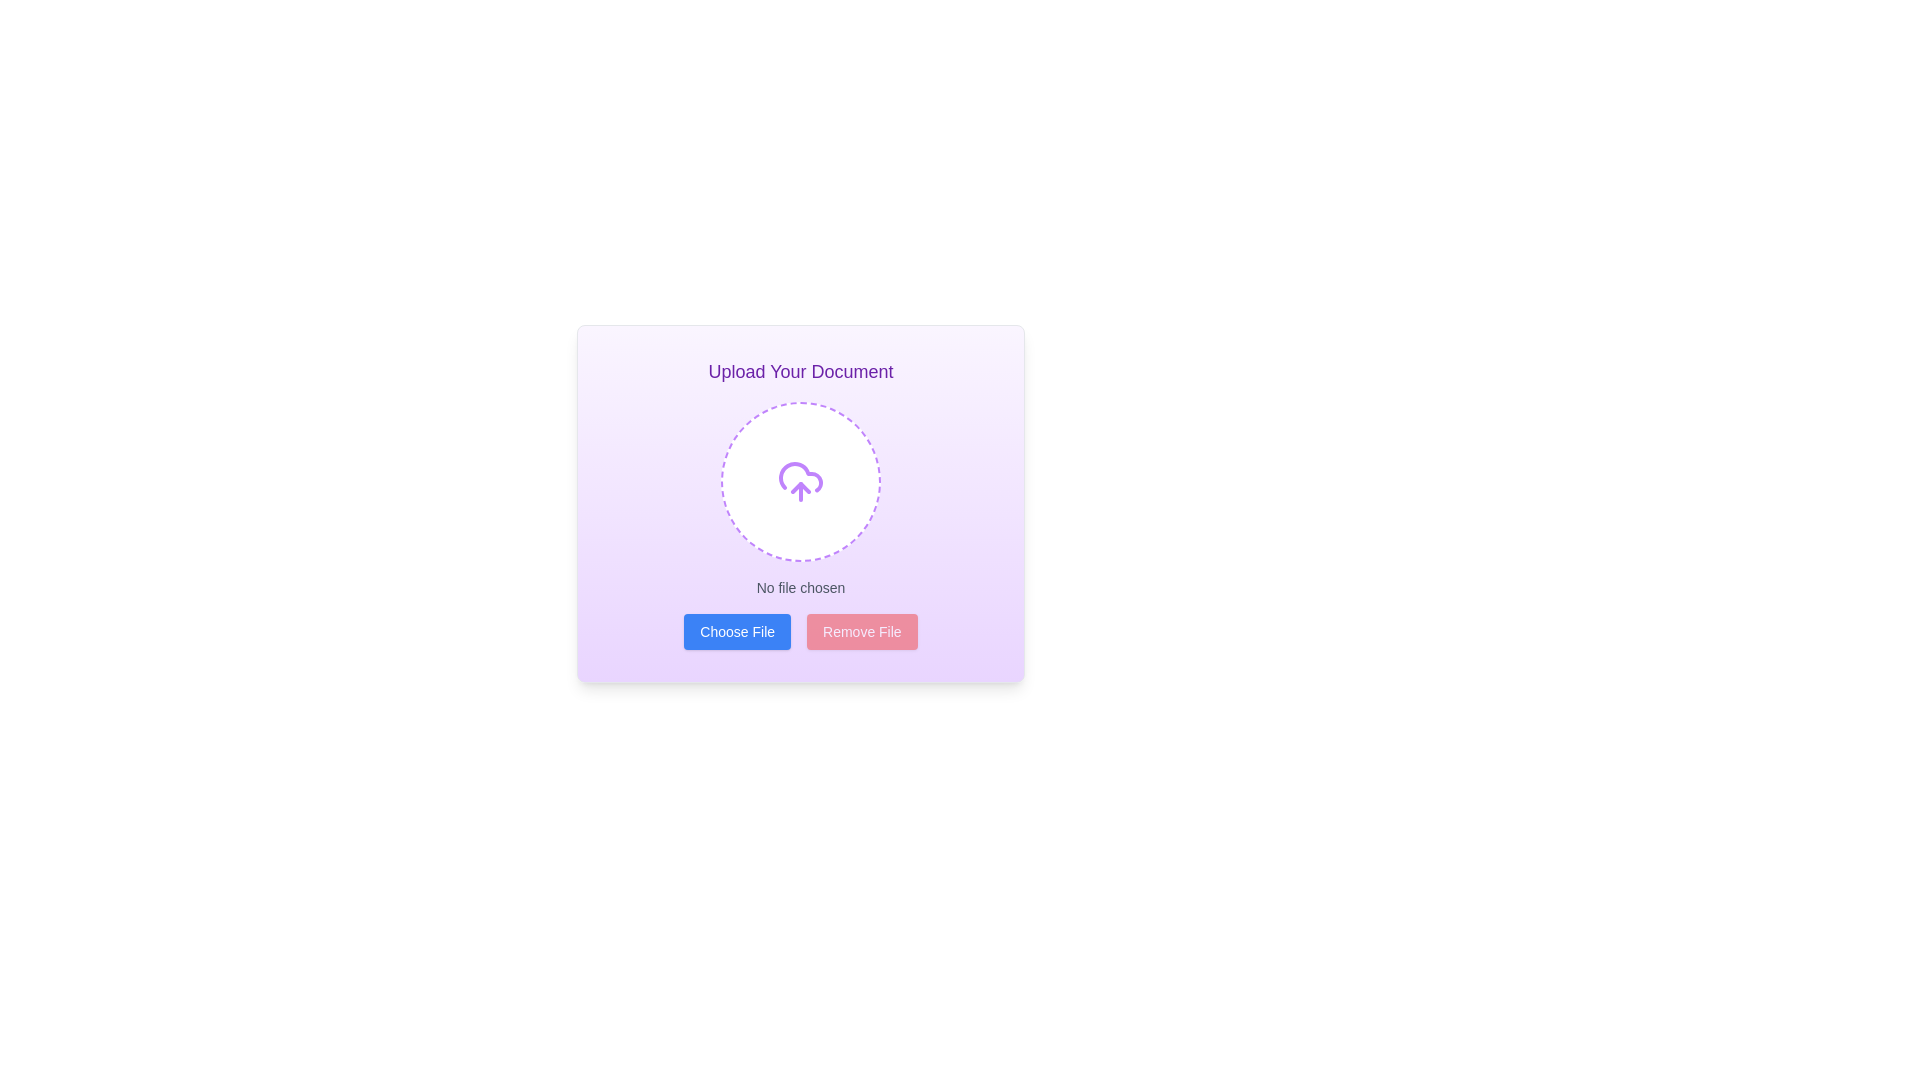 The height and width of the screenshot is (1080, 1920). Describe the element at coordinates (801, 488) in the screenshot. I see `the visual representation of the upward arrow component of the cloud upload icon, which is part of an SVG structure located centrally in the card-like area` at that location.